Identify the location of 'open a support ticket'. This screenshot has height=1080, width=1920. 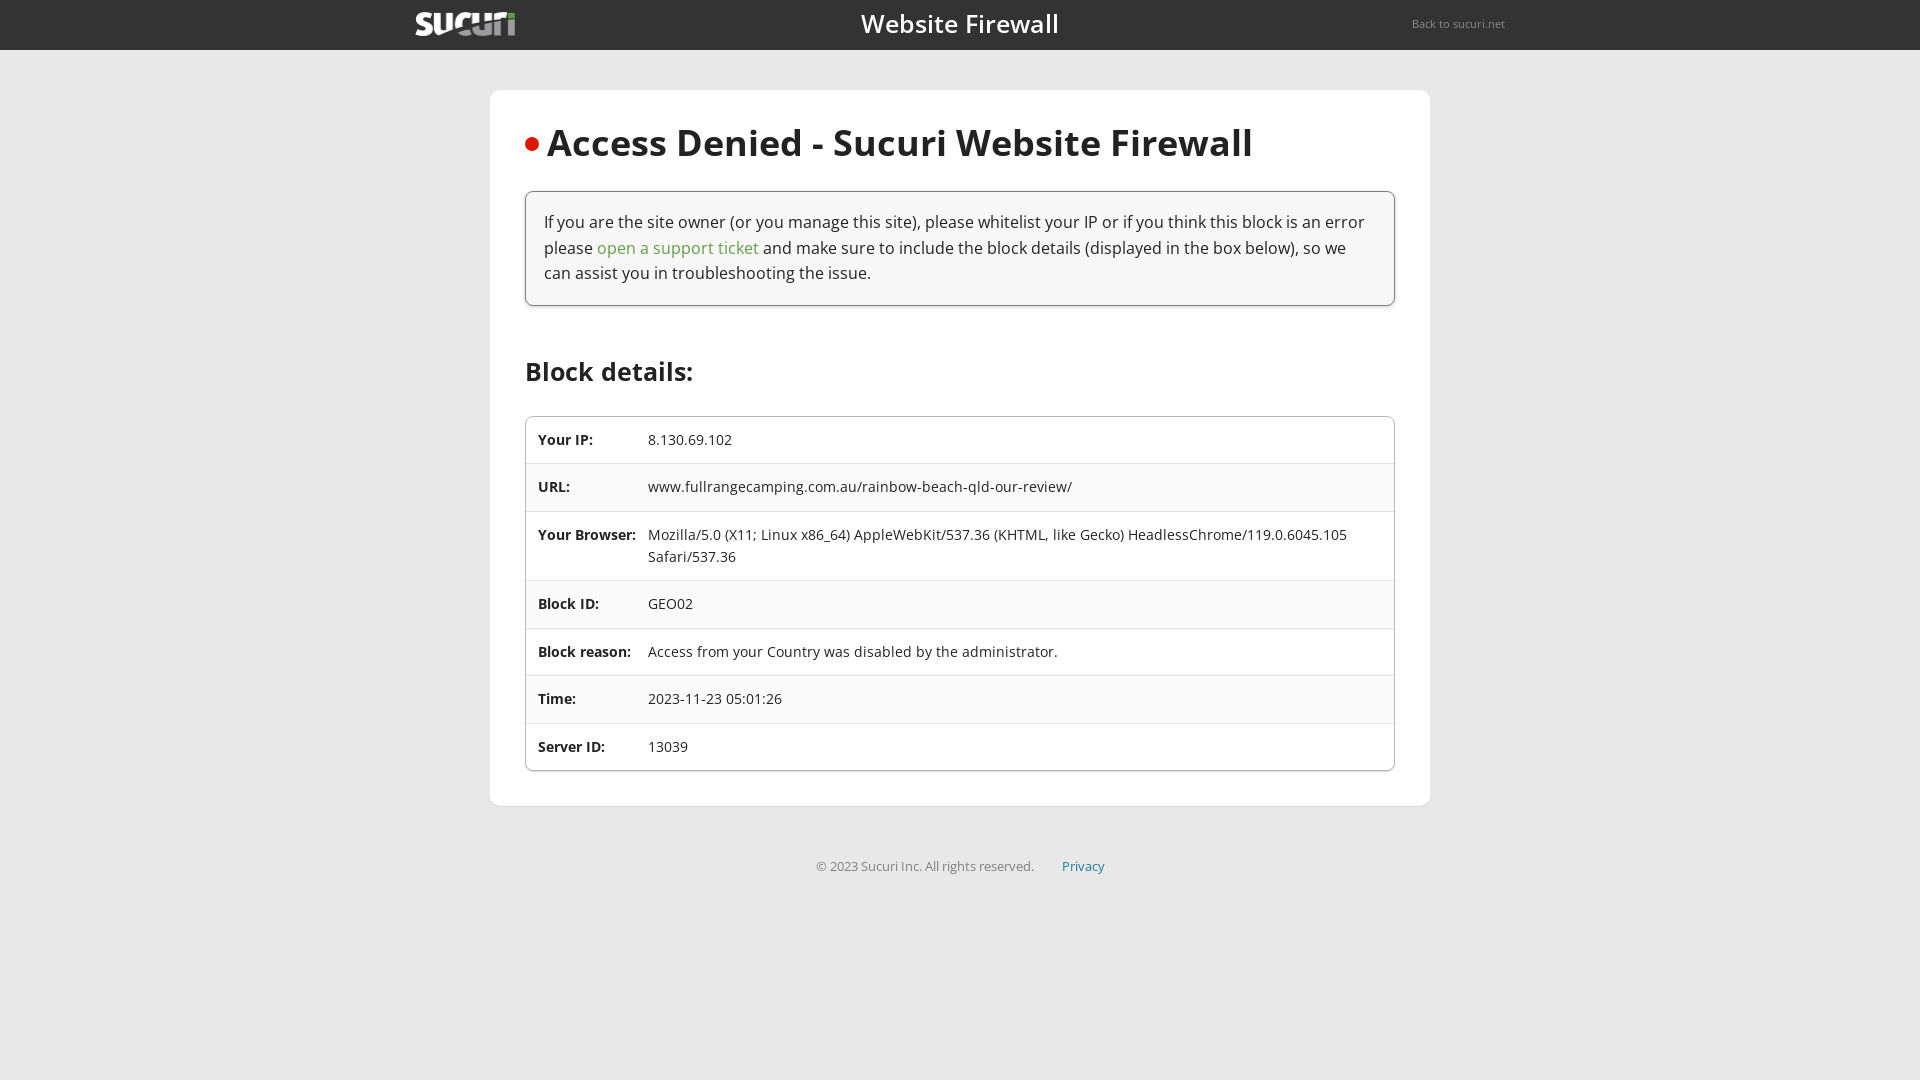
(677, 246).